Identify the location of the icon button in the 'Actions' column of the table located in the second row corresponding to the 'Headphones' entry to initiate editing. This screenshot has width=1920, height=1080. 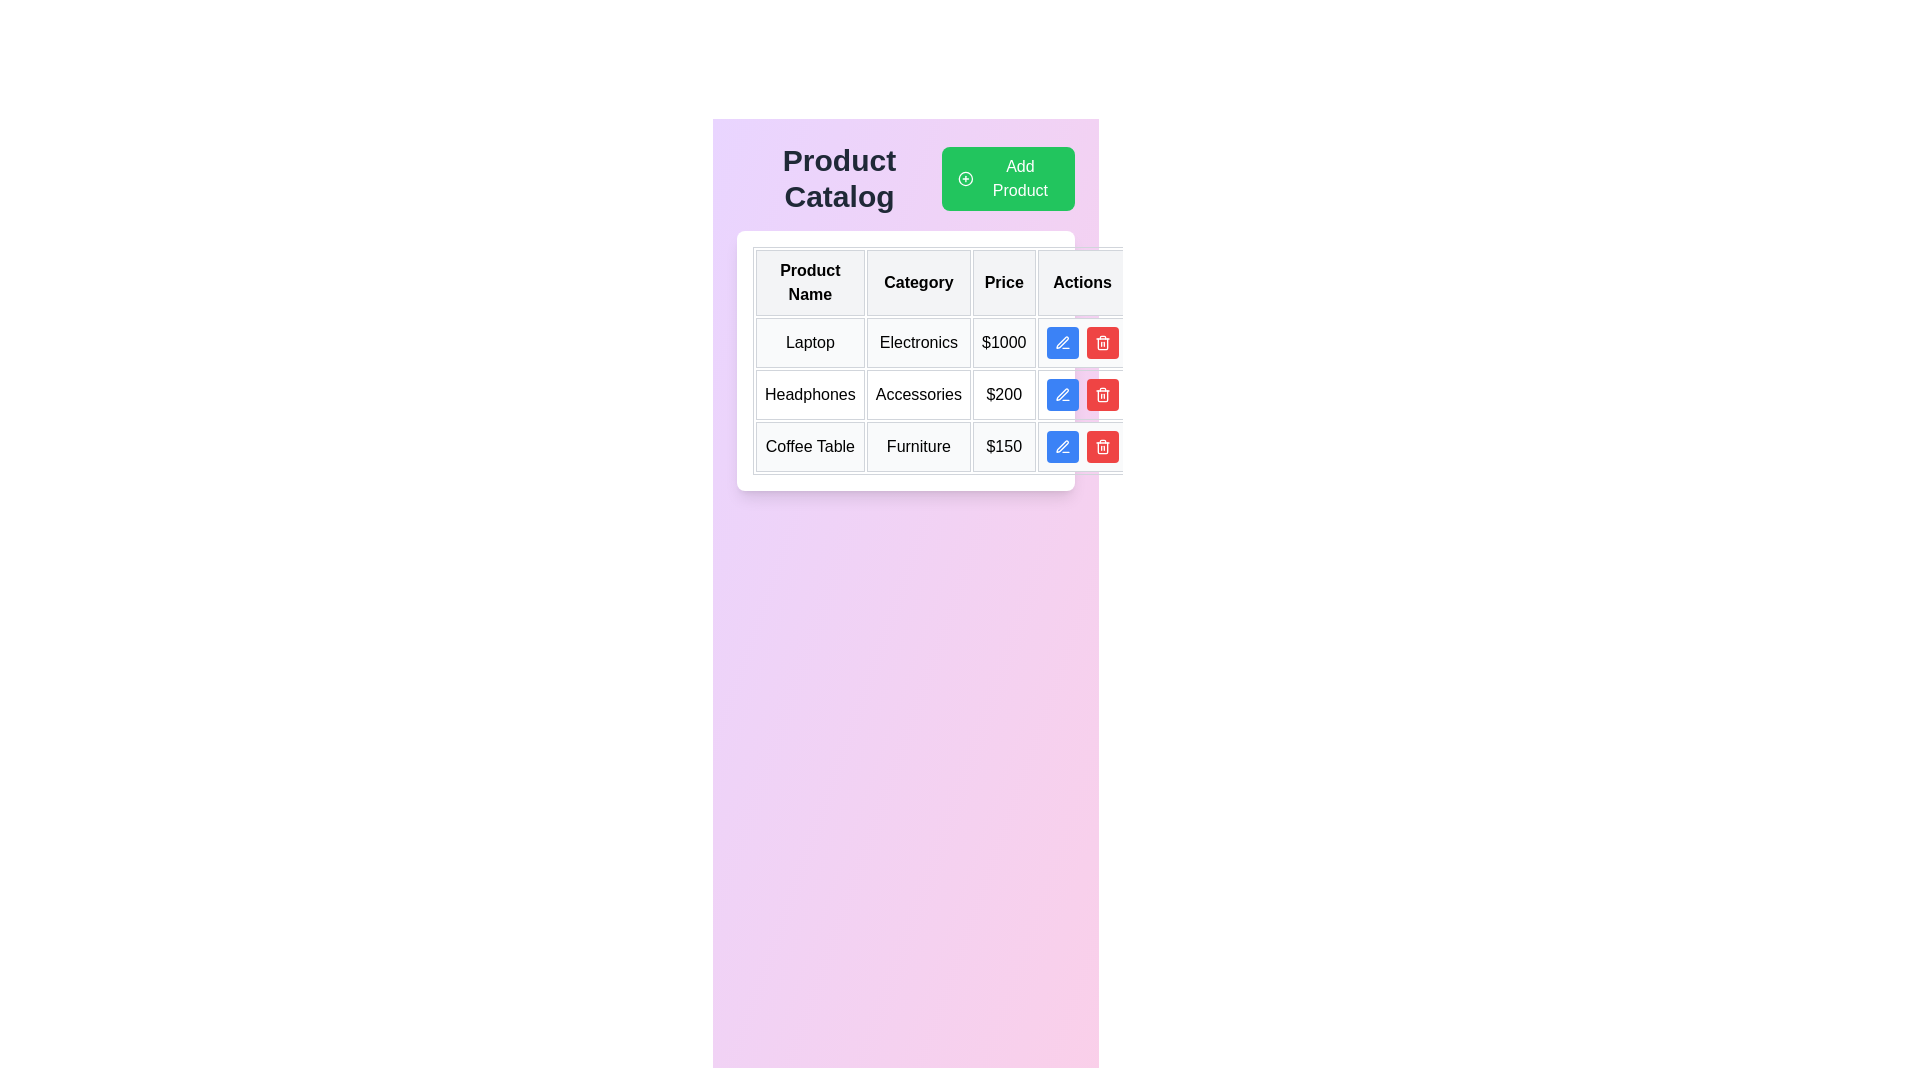
(1061, 341).